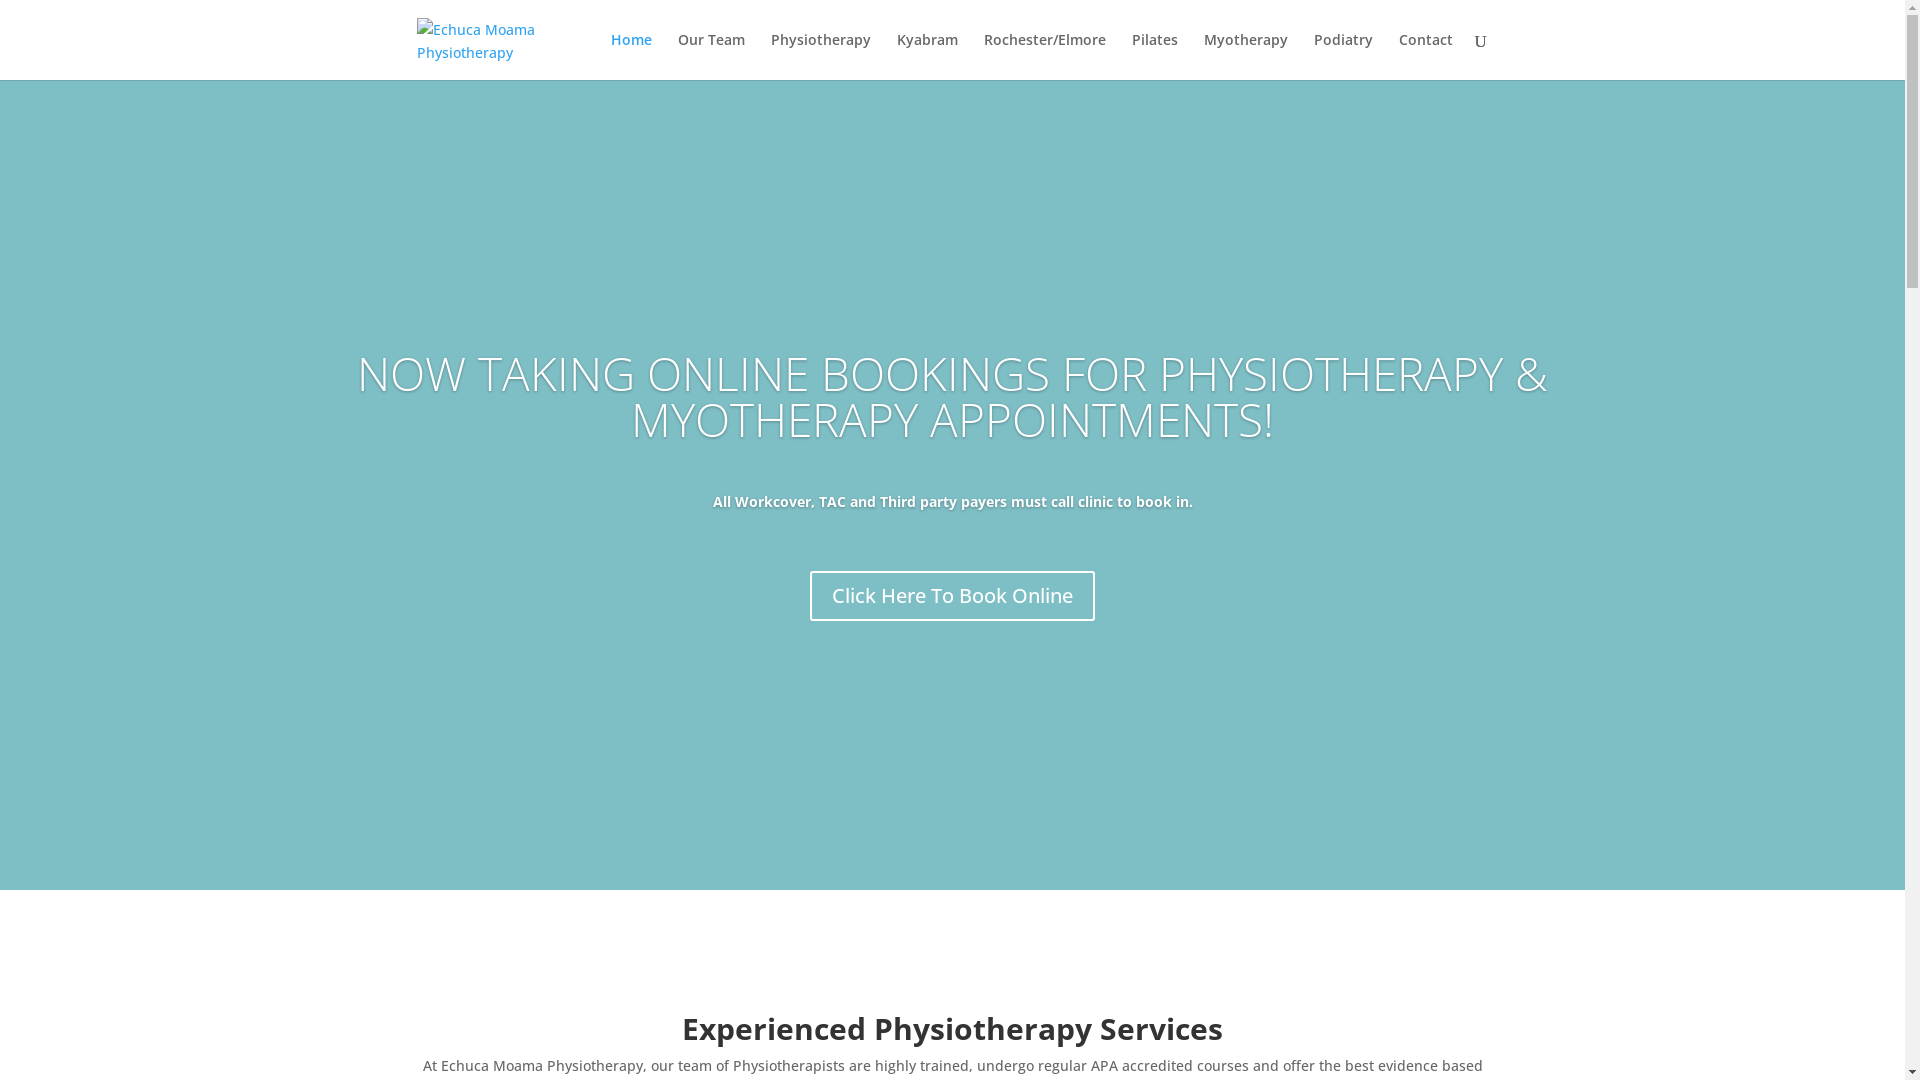  Describe the element at coordinates (1343, 55) in the screenshot. I see `'Podiatry'` at that location.